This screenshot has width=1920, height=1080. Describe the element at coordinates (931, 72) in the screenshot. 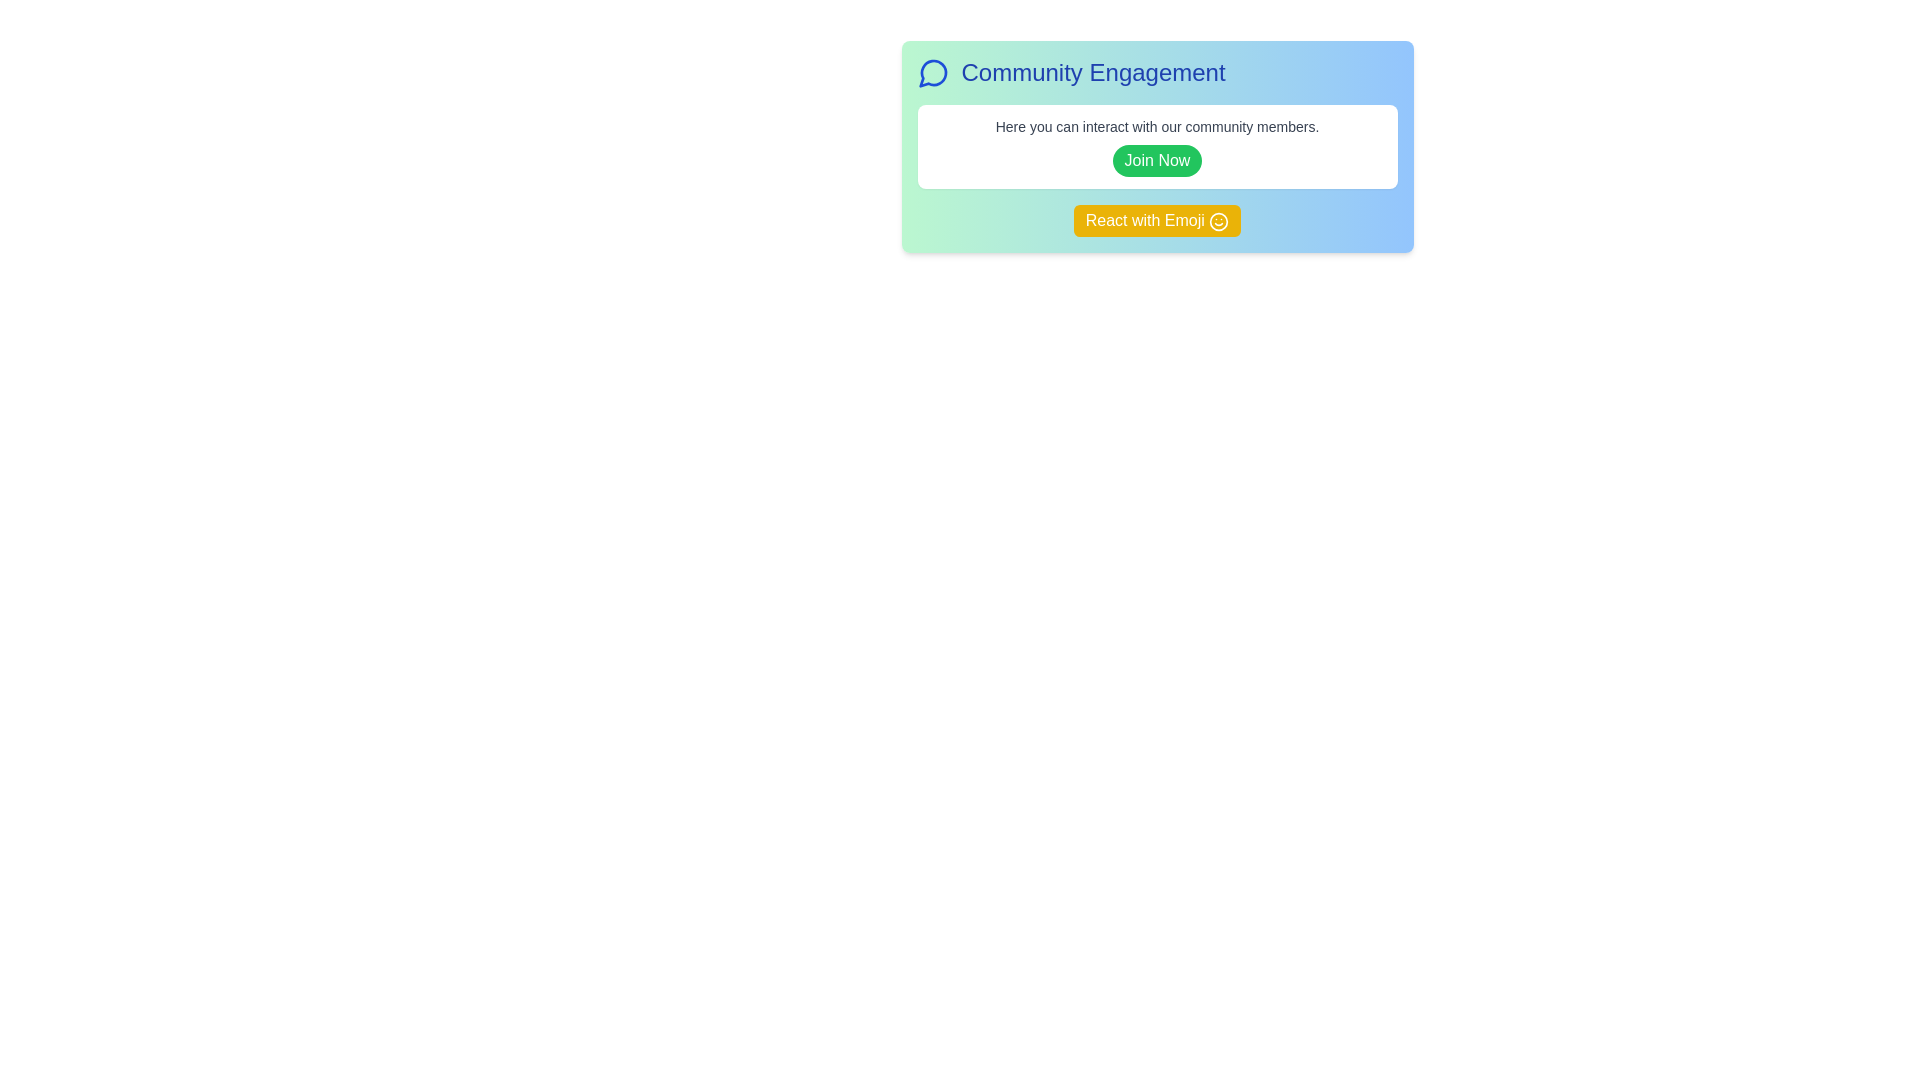

I see `the central speech bubble icon in the top left corner of the 'Community Engagement' card, which symbolizes communication or messaging` at that location.